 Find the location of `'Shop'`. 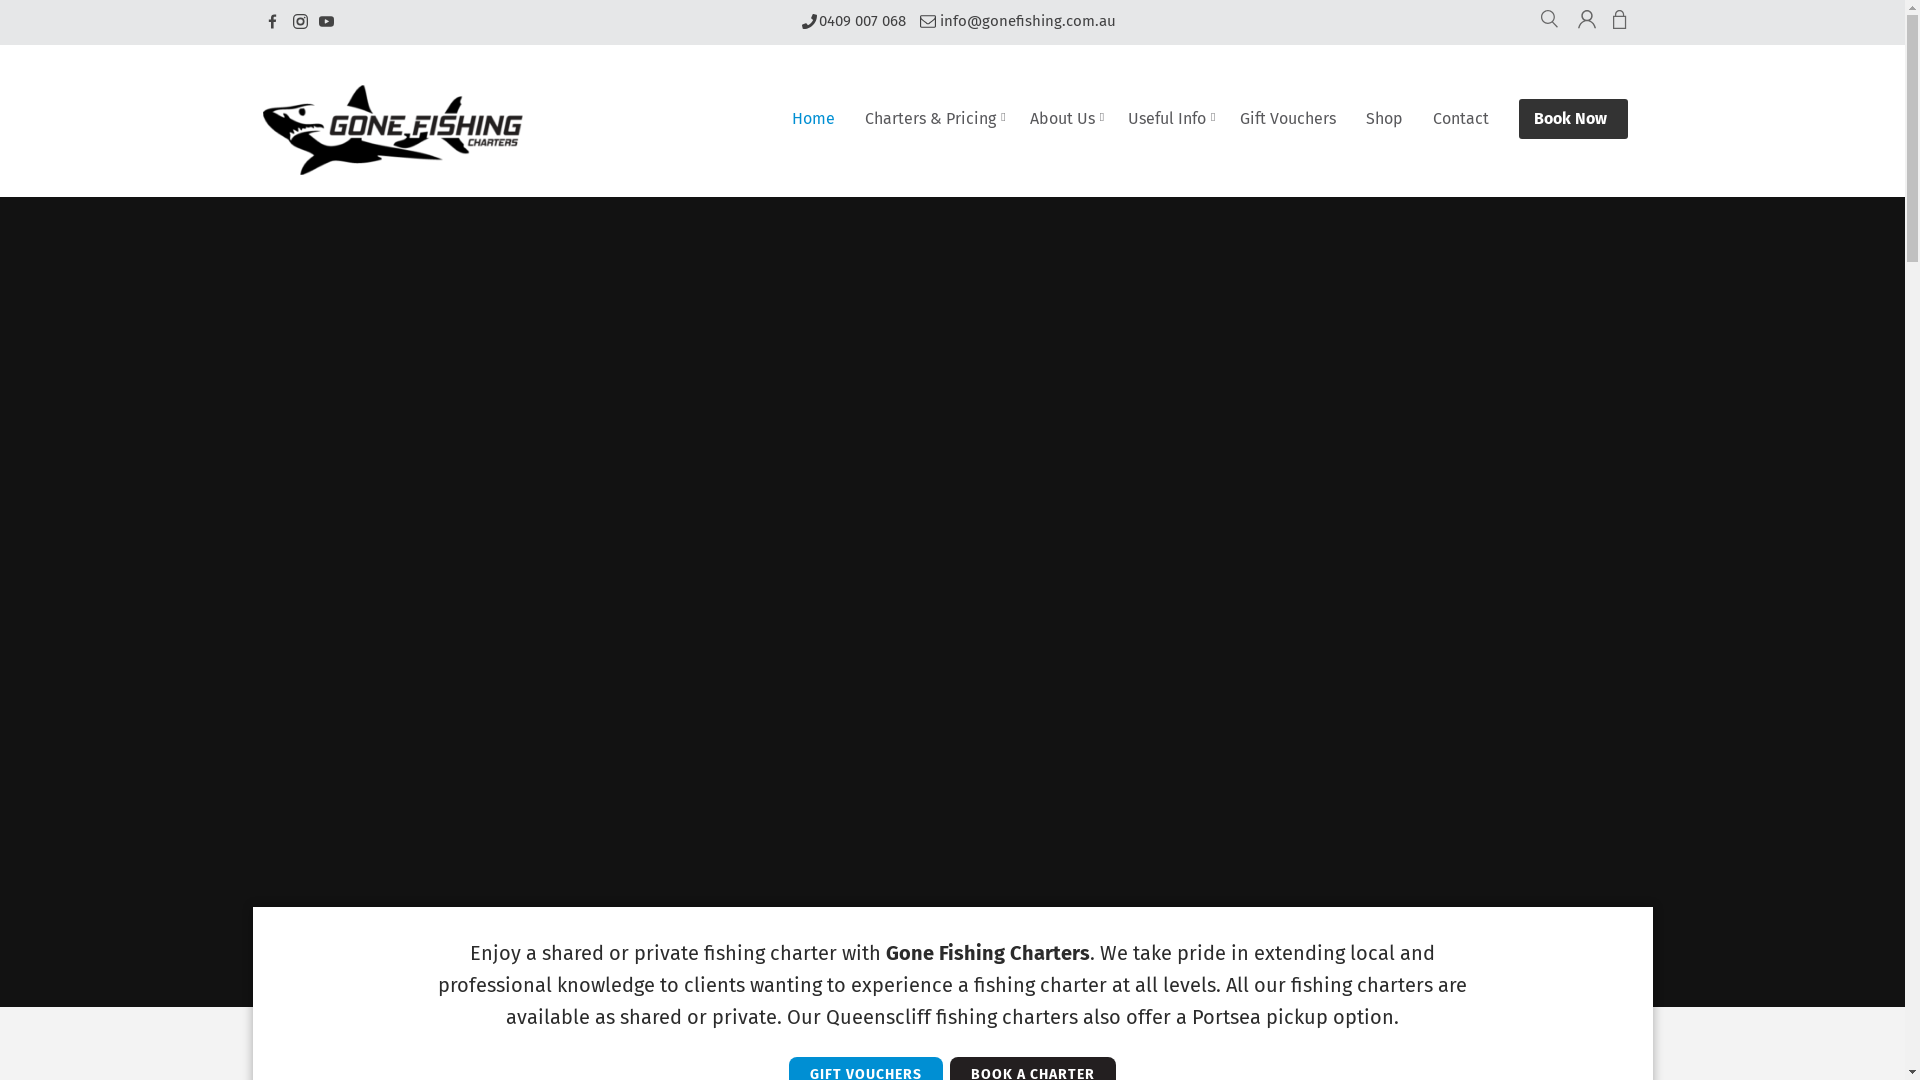

'Shop' is located at coordinates (1365, 119).